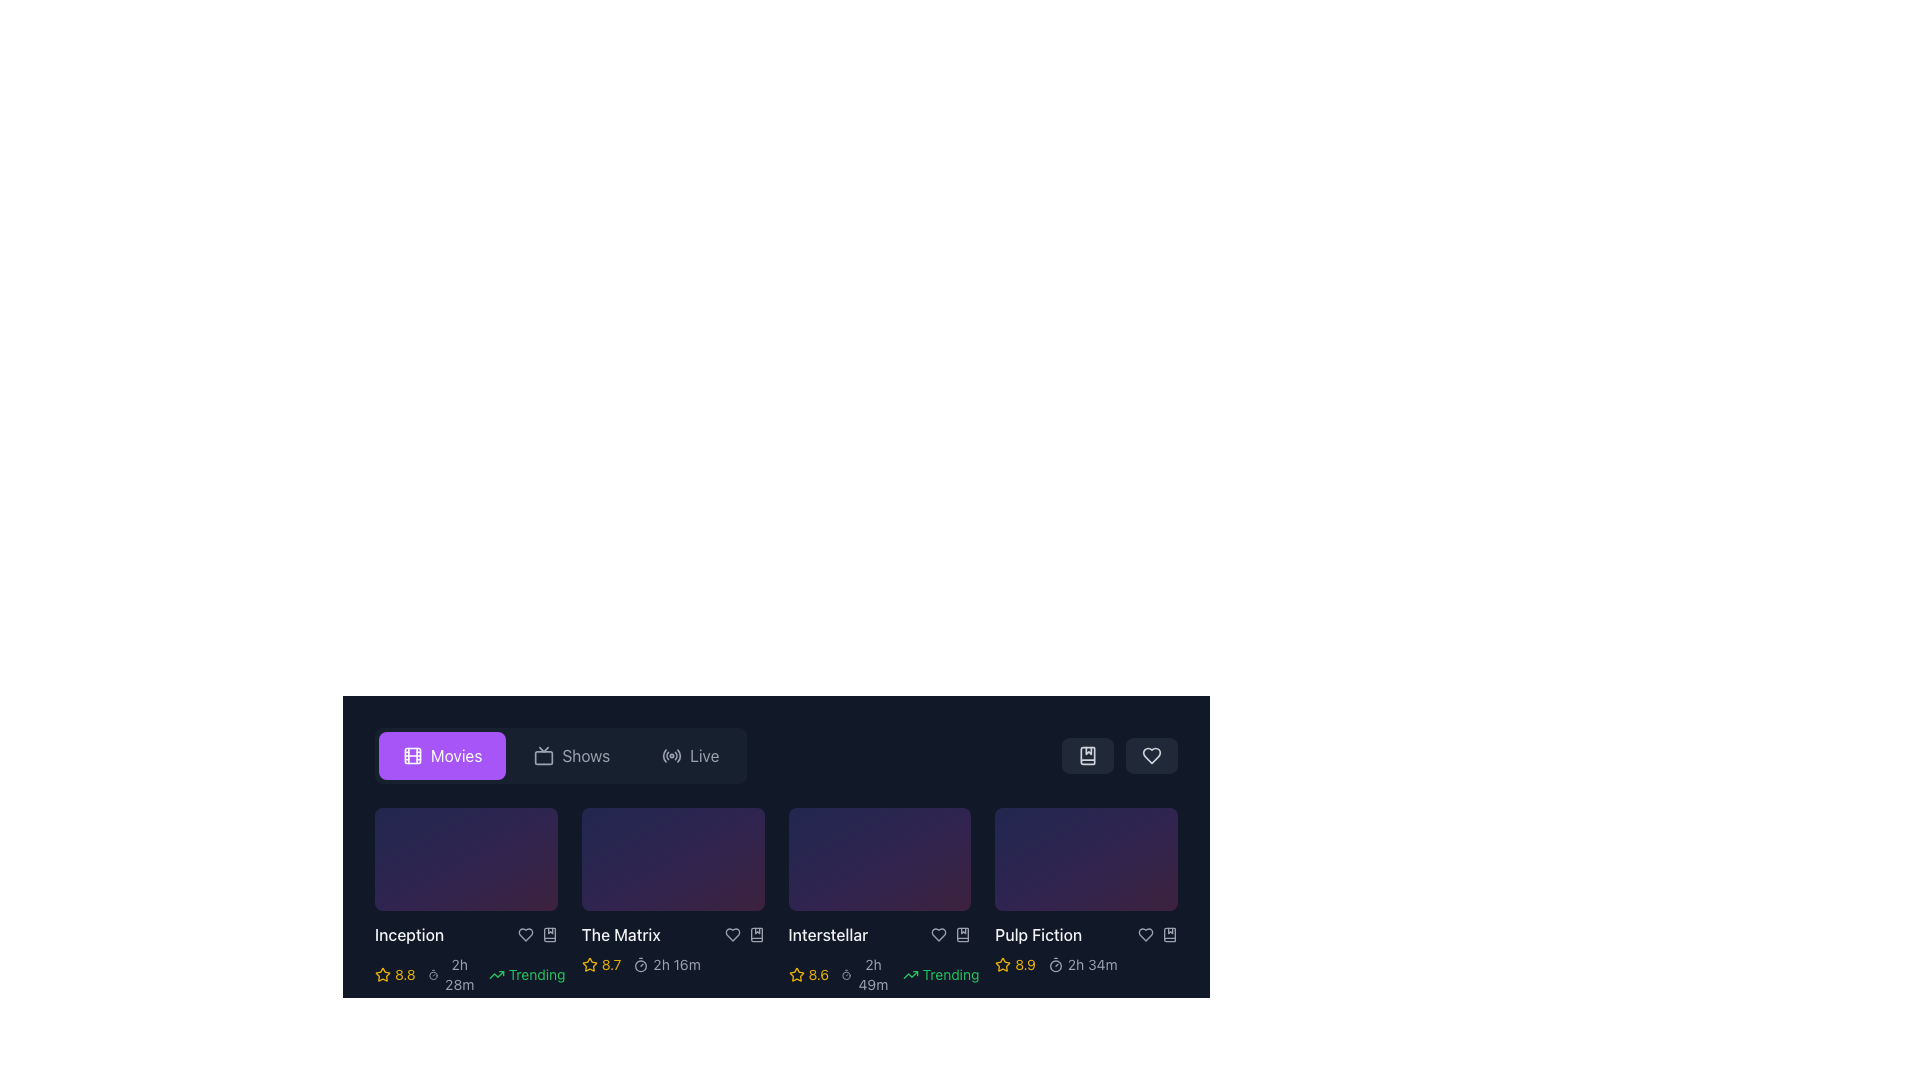 The image size is (1920, 1080). I want to click on the compact timer icon located in the metadata section of the second movie tile, which is styled as a circular stopwatch and positioned just to the left of the text '2h 16m', so click(641, 963).